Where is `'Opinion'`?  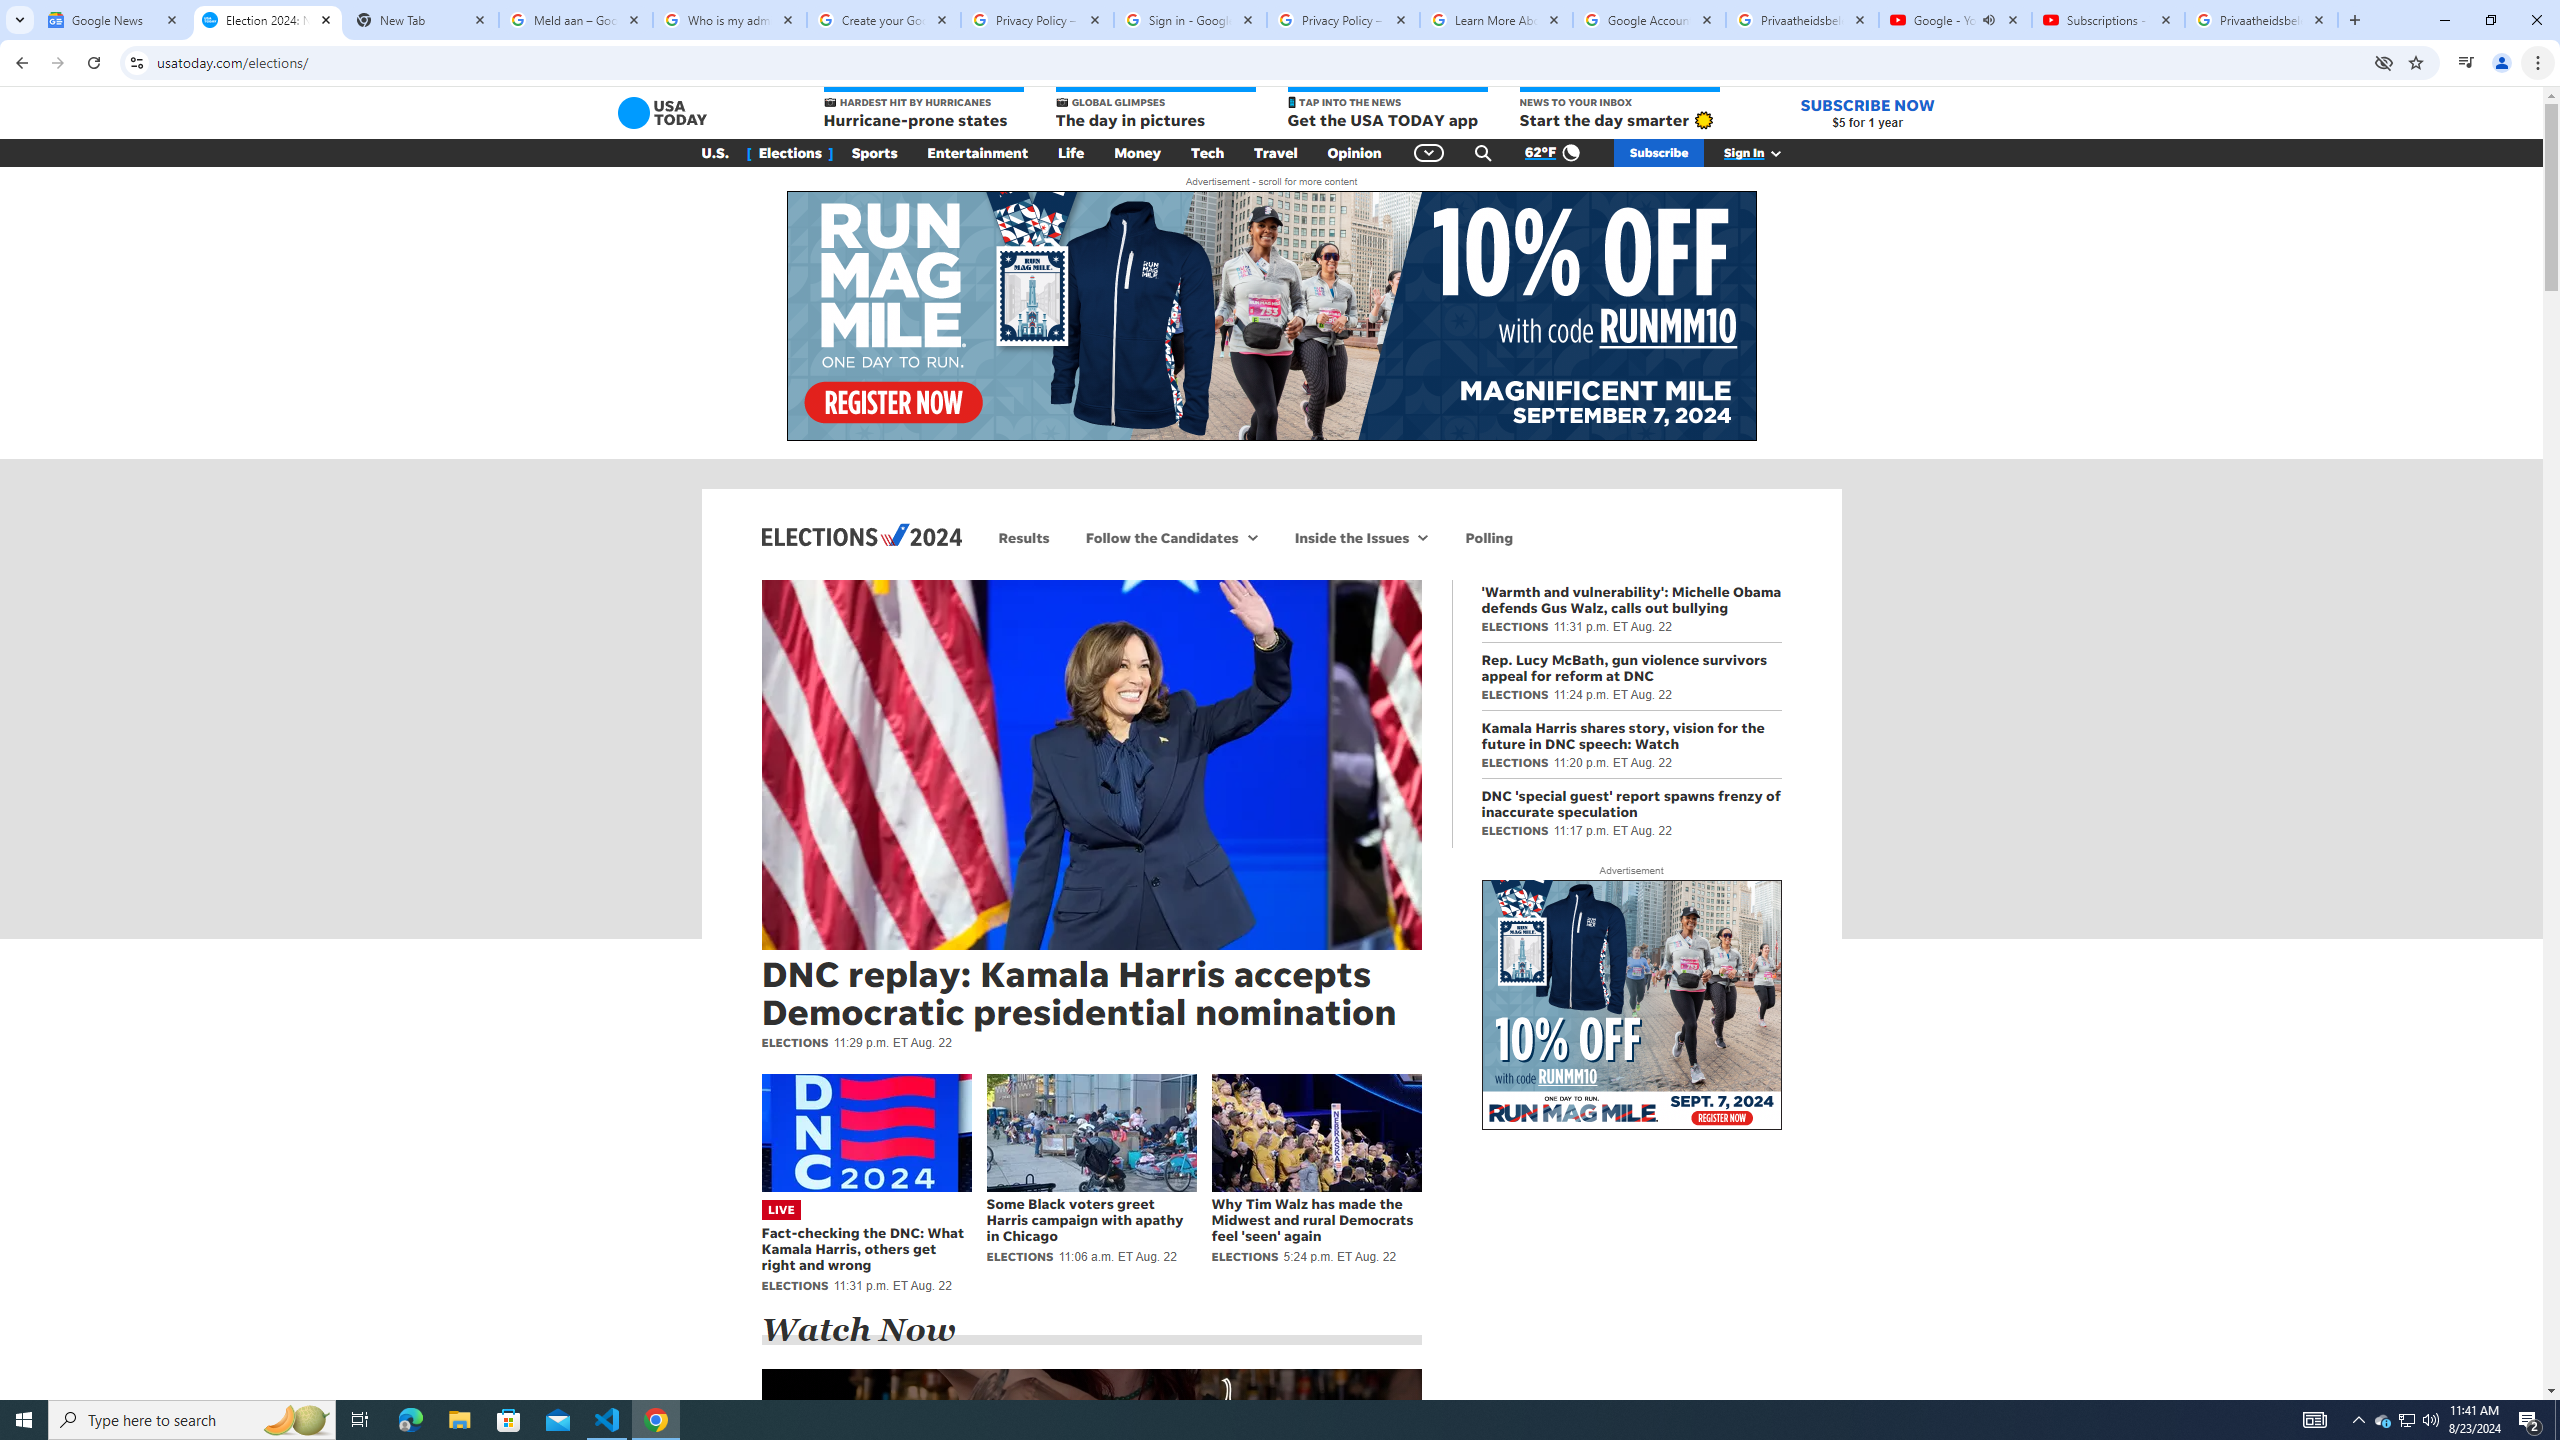 'Opinion' is located at coordinates (1353, 153).